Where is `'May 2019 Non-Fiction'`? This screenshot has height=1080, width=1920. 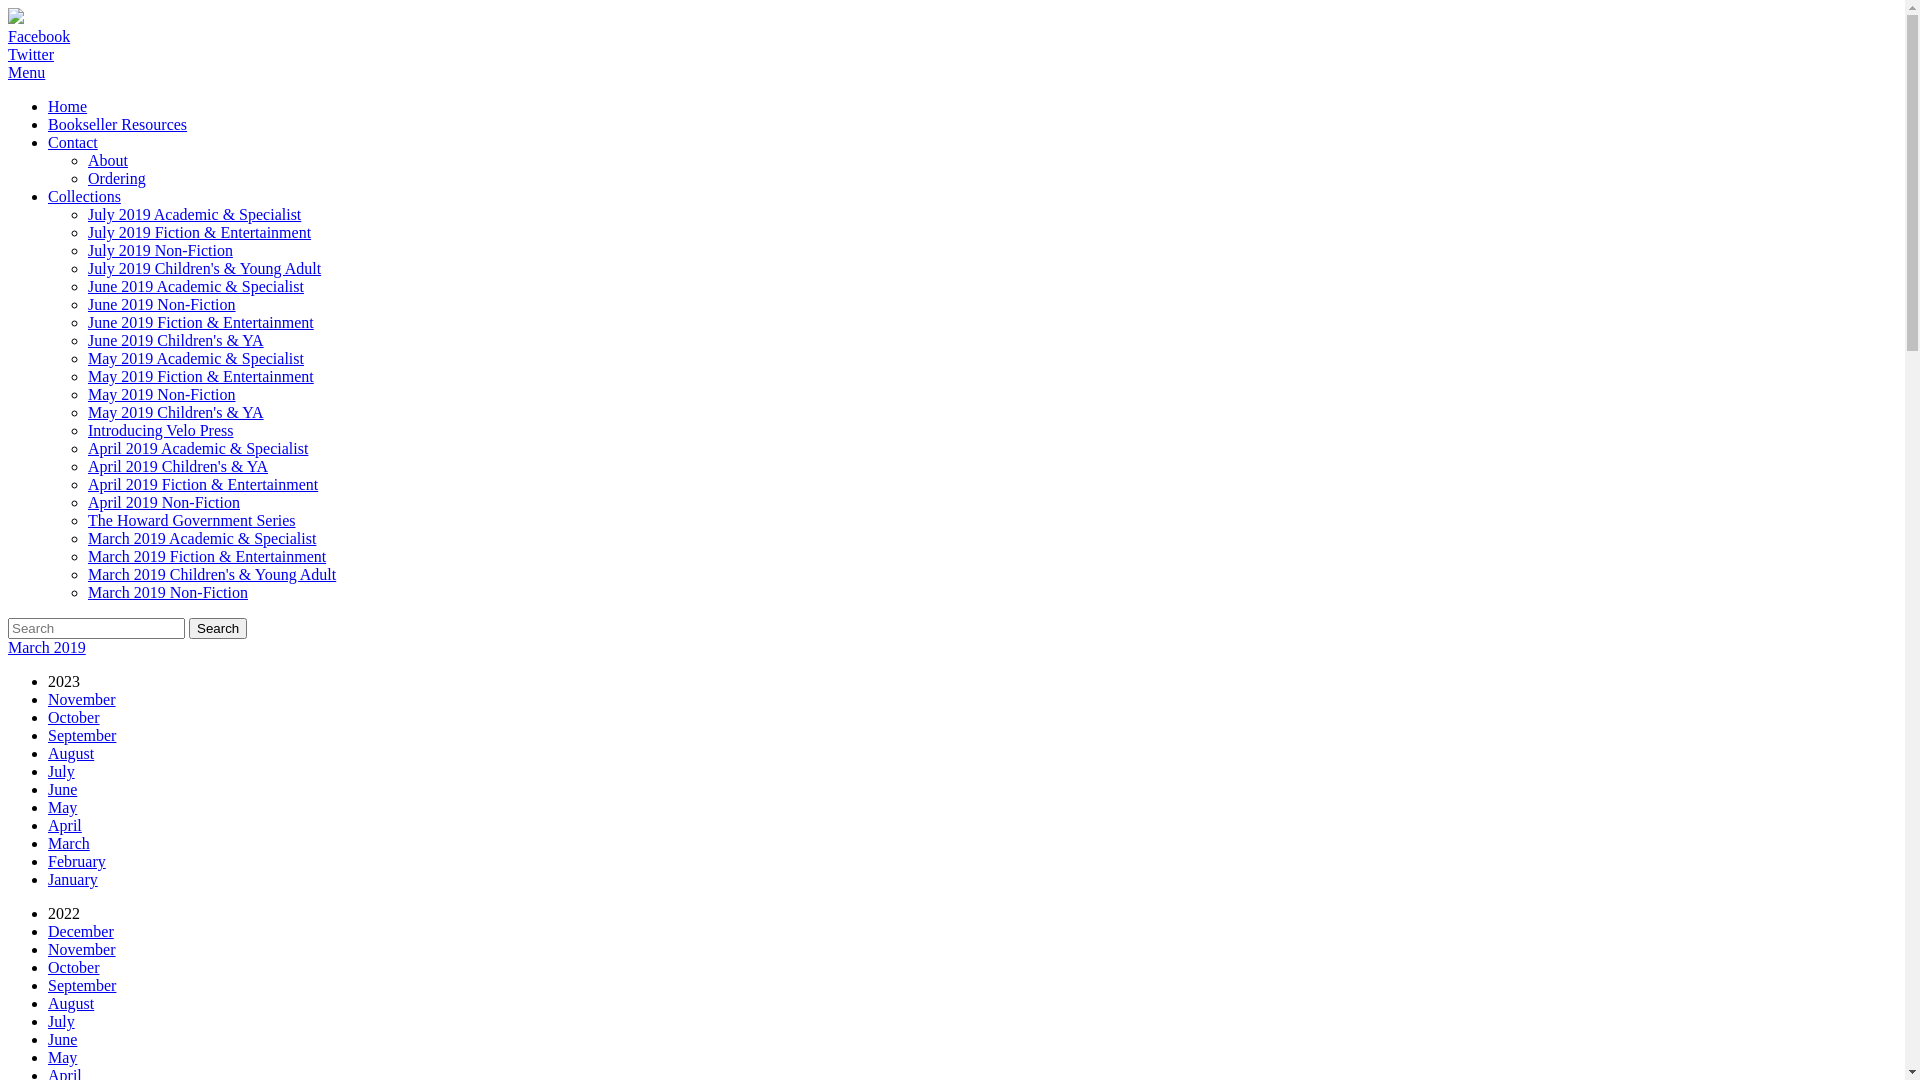 'May 2019 Non-Fiction' is located at coordinates (162, 394).